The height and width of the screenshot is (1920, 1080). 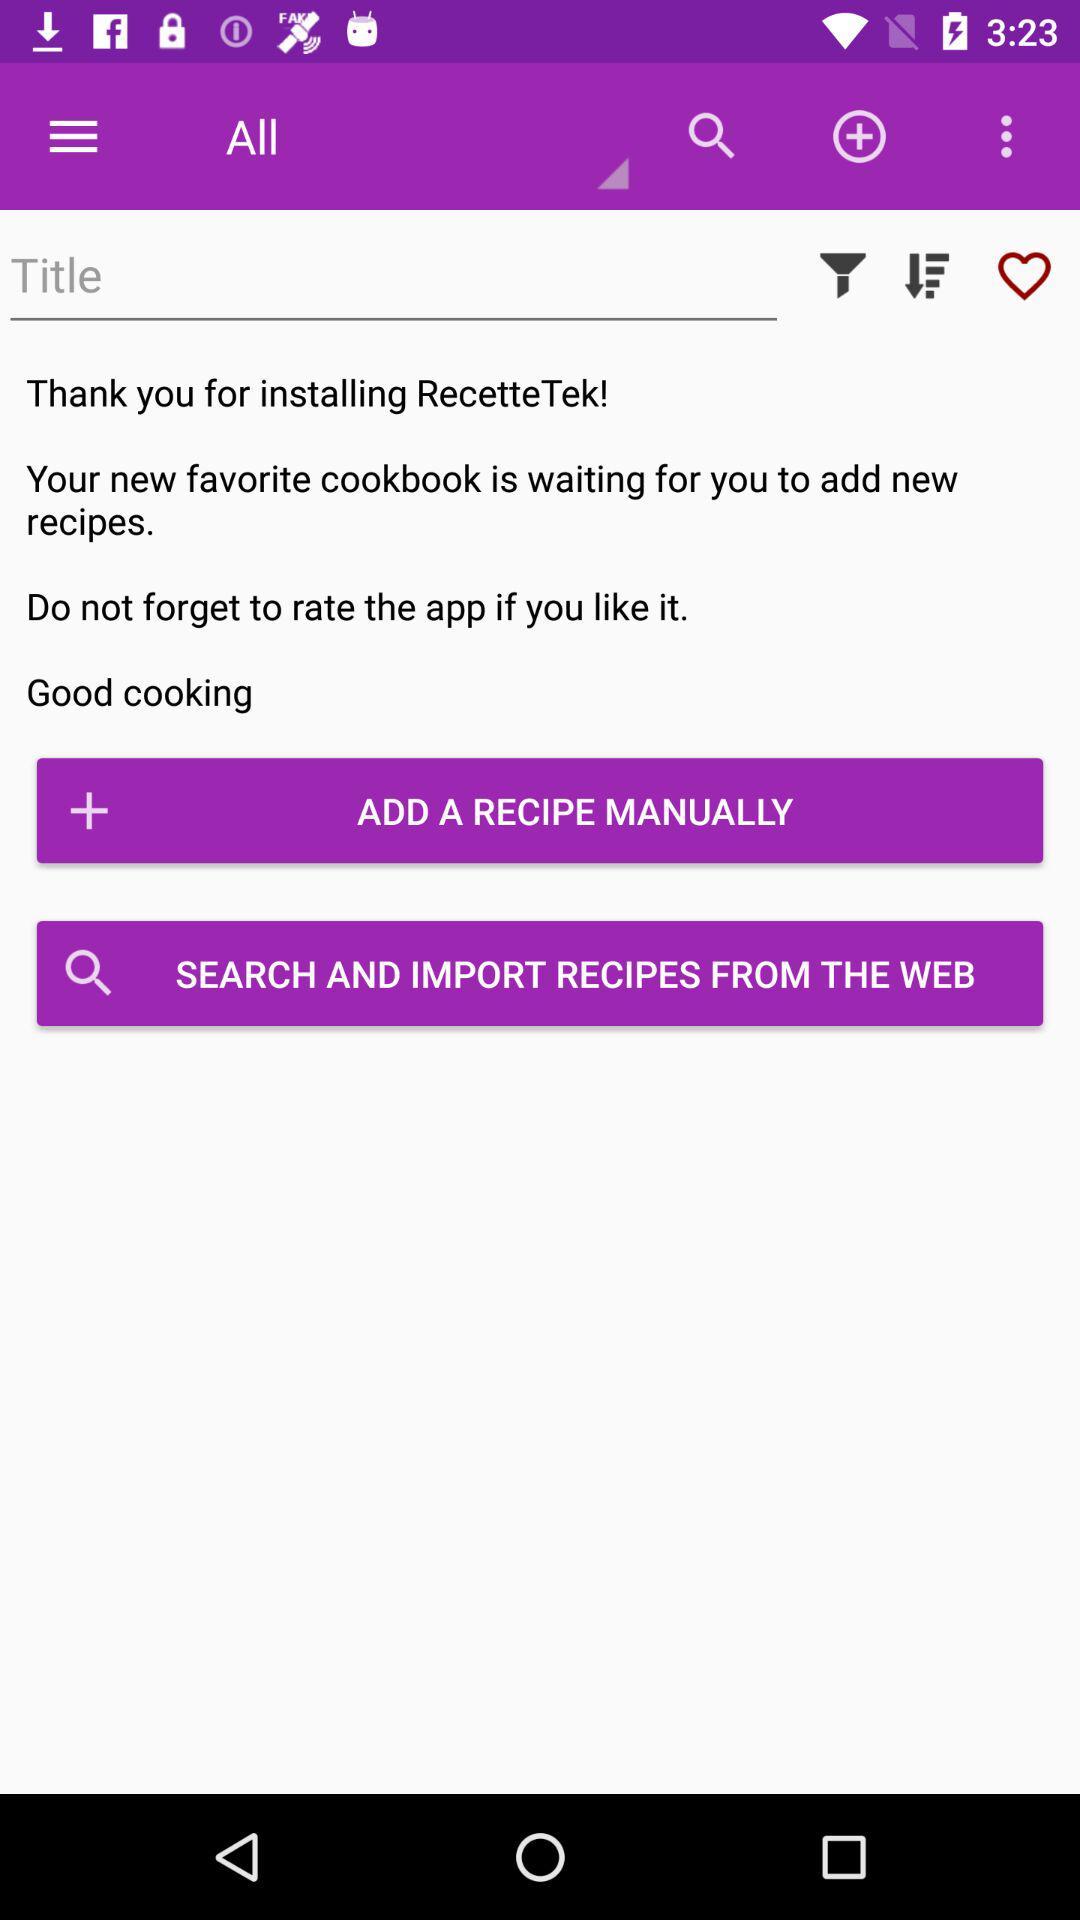 What do you see at coordinates (393, 274) in the screenshot?
I see `the icon above thank you for` at bounding box center [393, 274].